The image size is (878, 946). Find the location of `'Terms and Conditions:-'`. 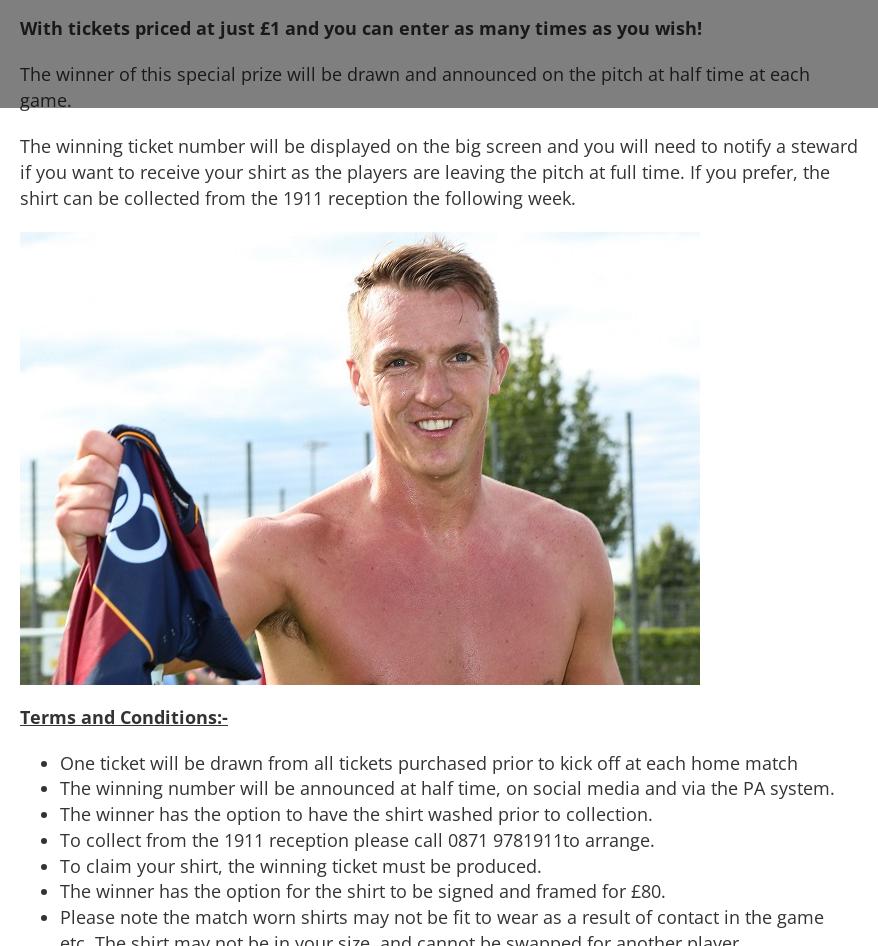

'Terms and Conditions:-' is located at coordinates (122, 715).